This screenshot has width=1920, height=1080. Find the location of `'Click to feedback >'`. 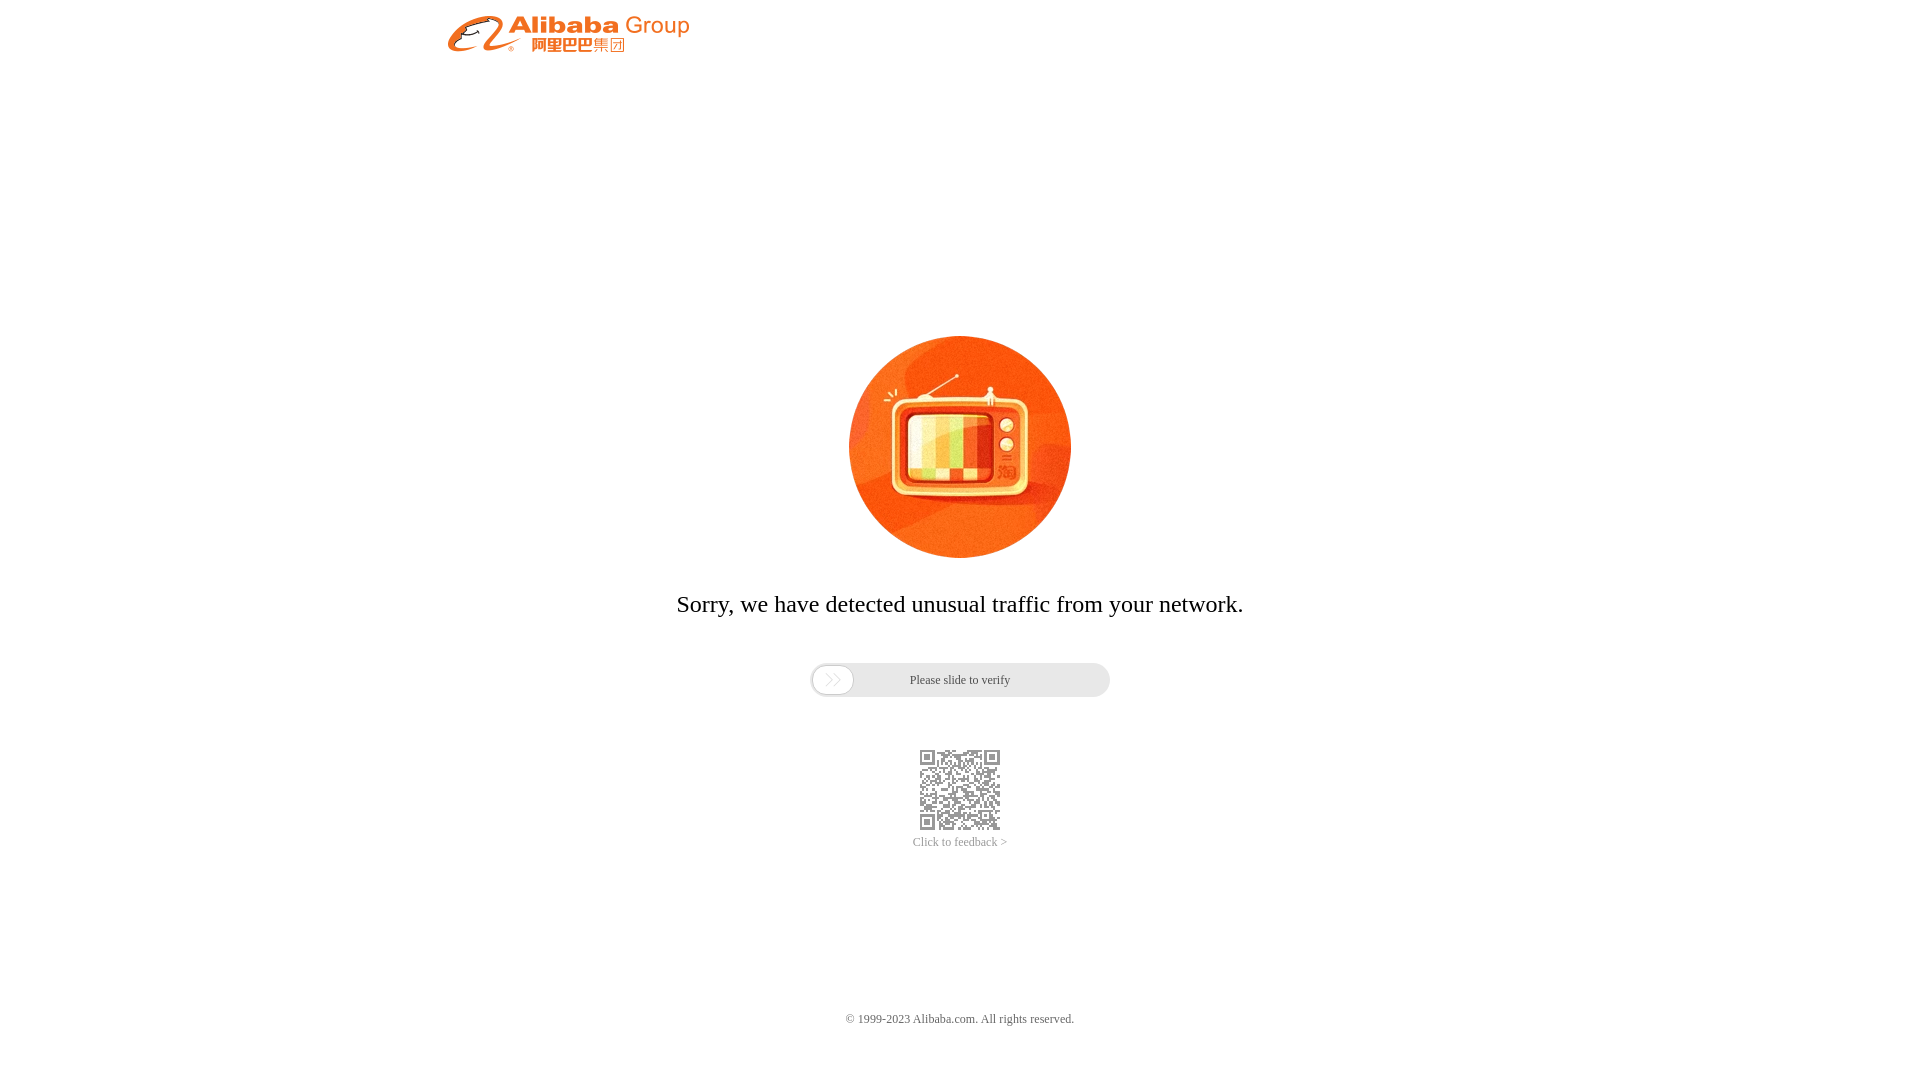

'Click to feedback >' is located at coordinates (911, 842).